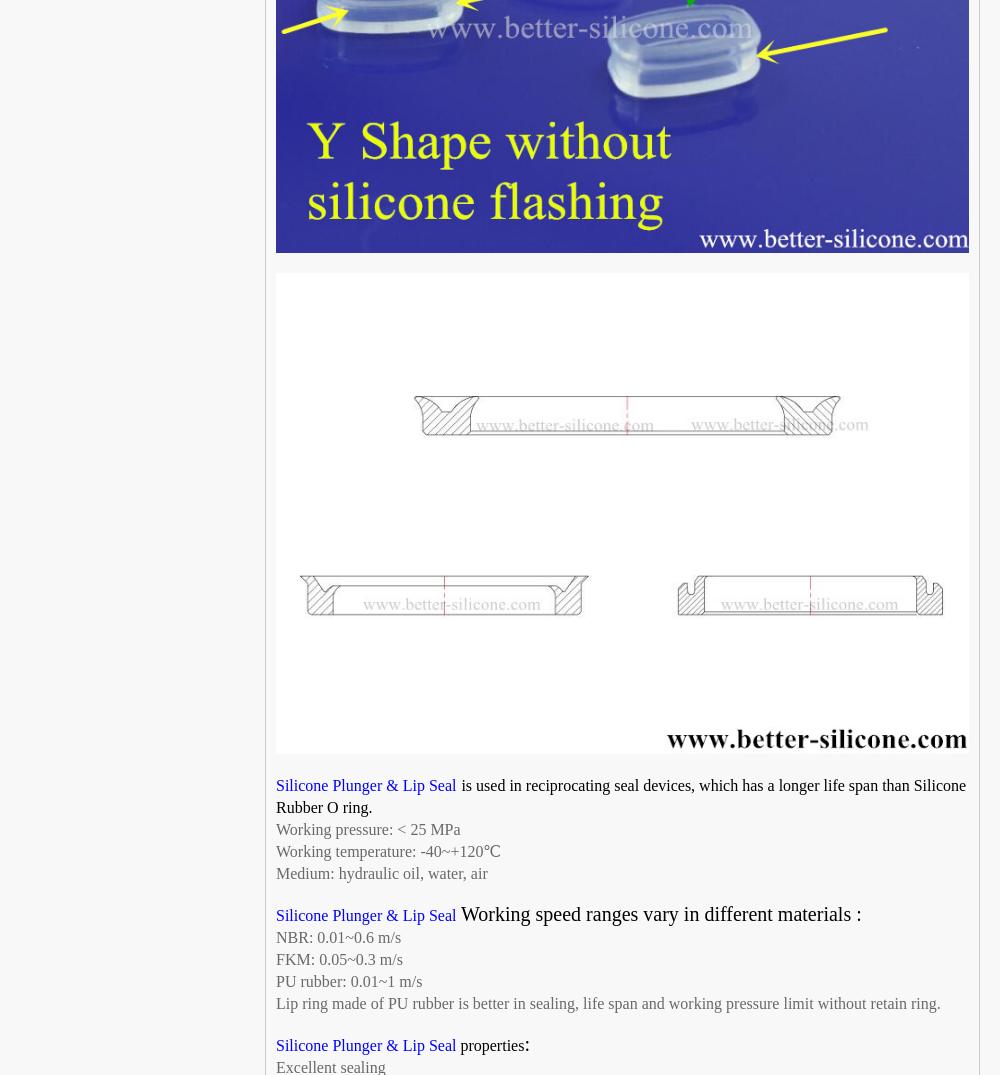 Image resolution: width=1000 pixels, height=1075 pixels. What do you see at coordinates (658, 914) in the screenshot?
I see `'Working speed ranges vary in different materials :'` at bounding box center [658, 914].